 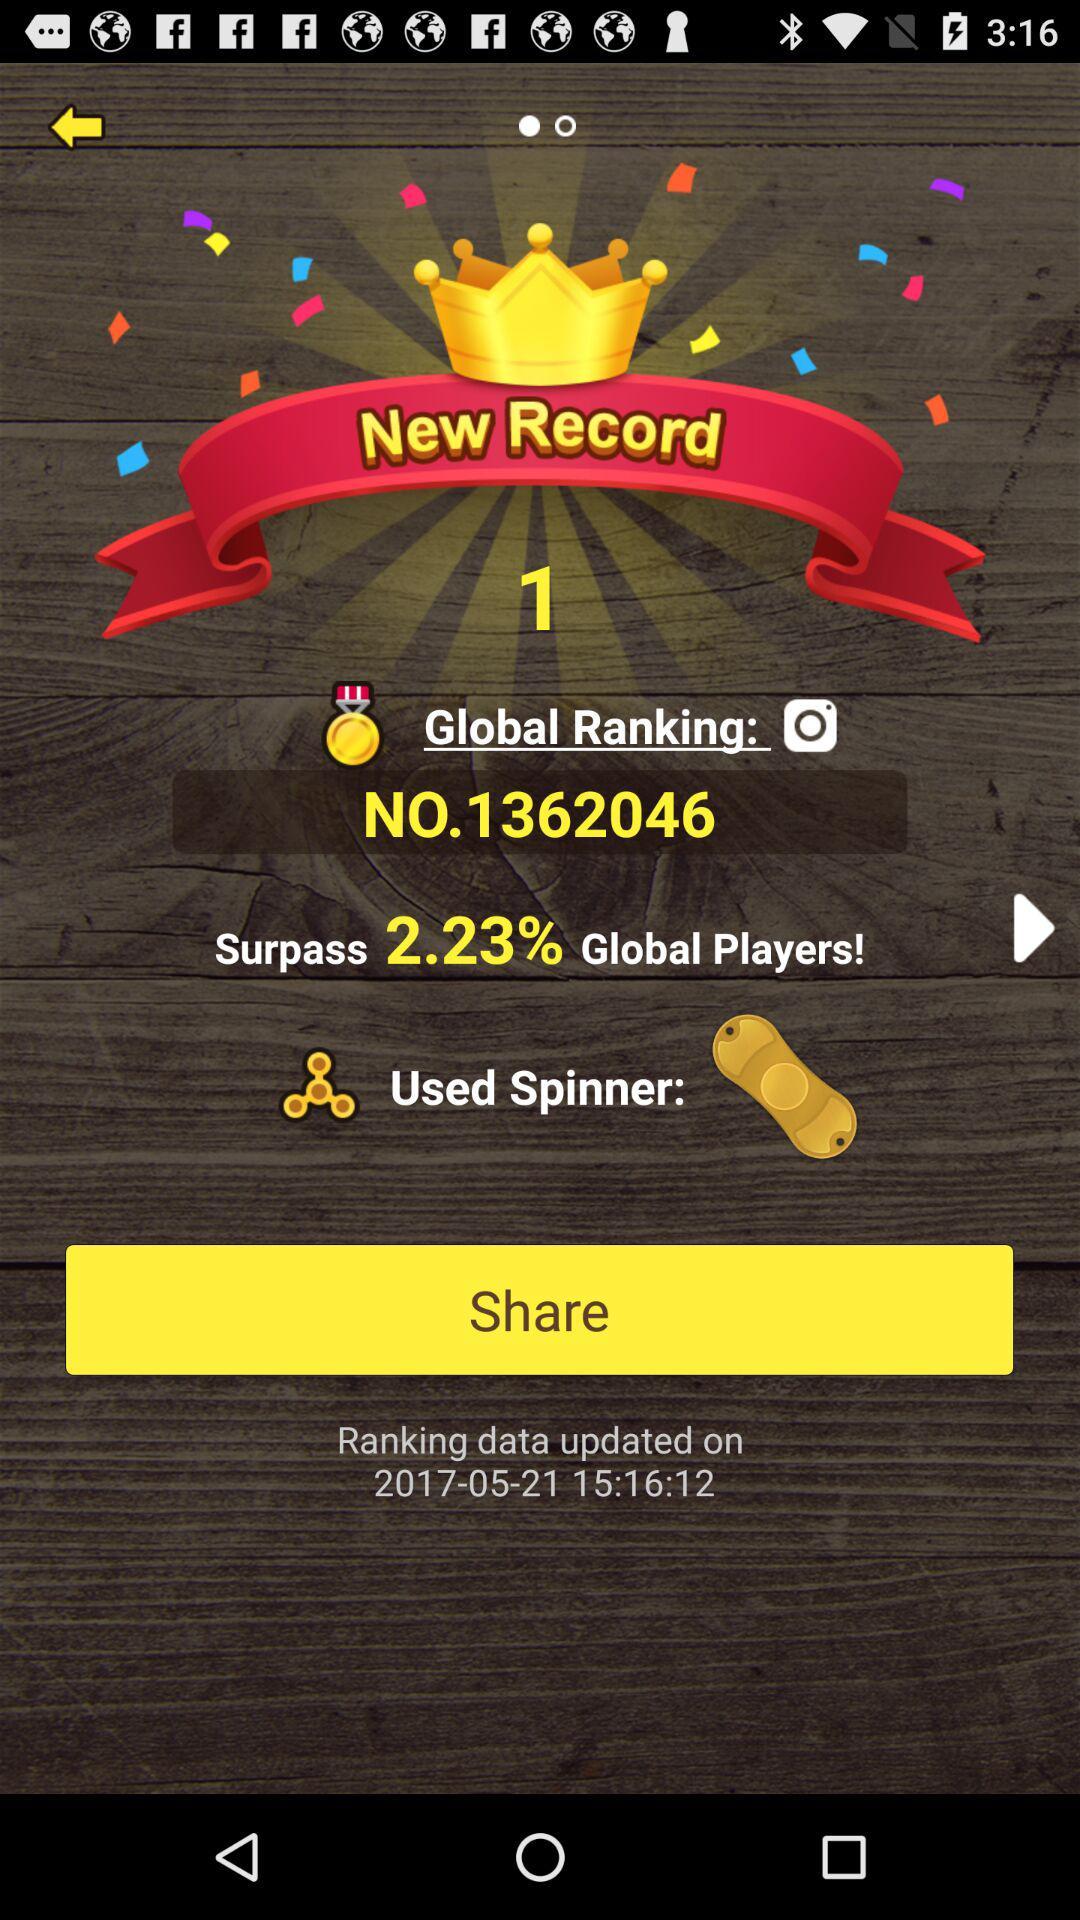 What do you see at coordinates (75, 124) in the screenshot?
I see `go back` at bounding box center [75, 124].